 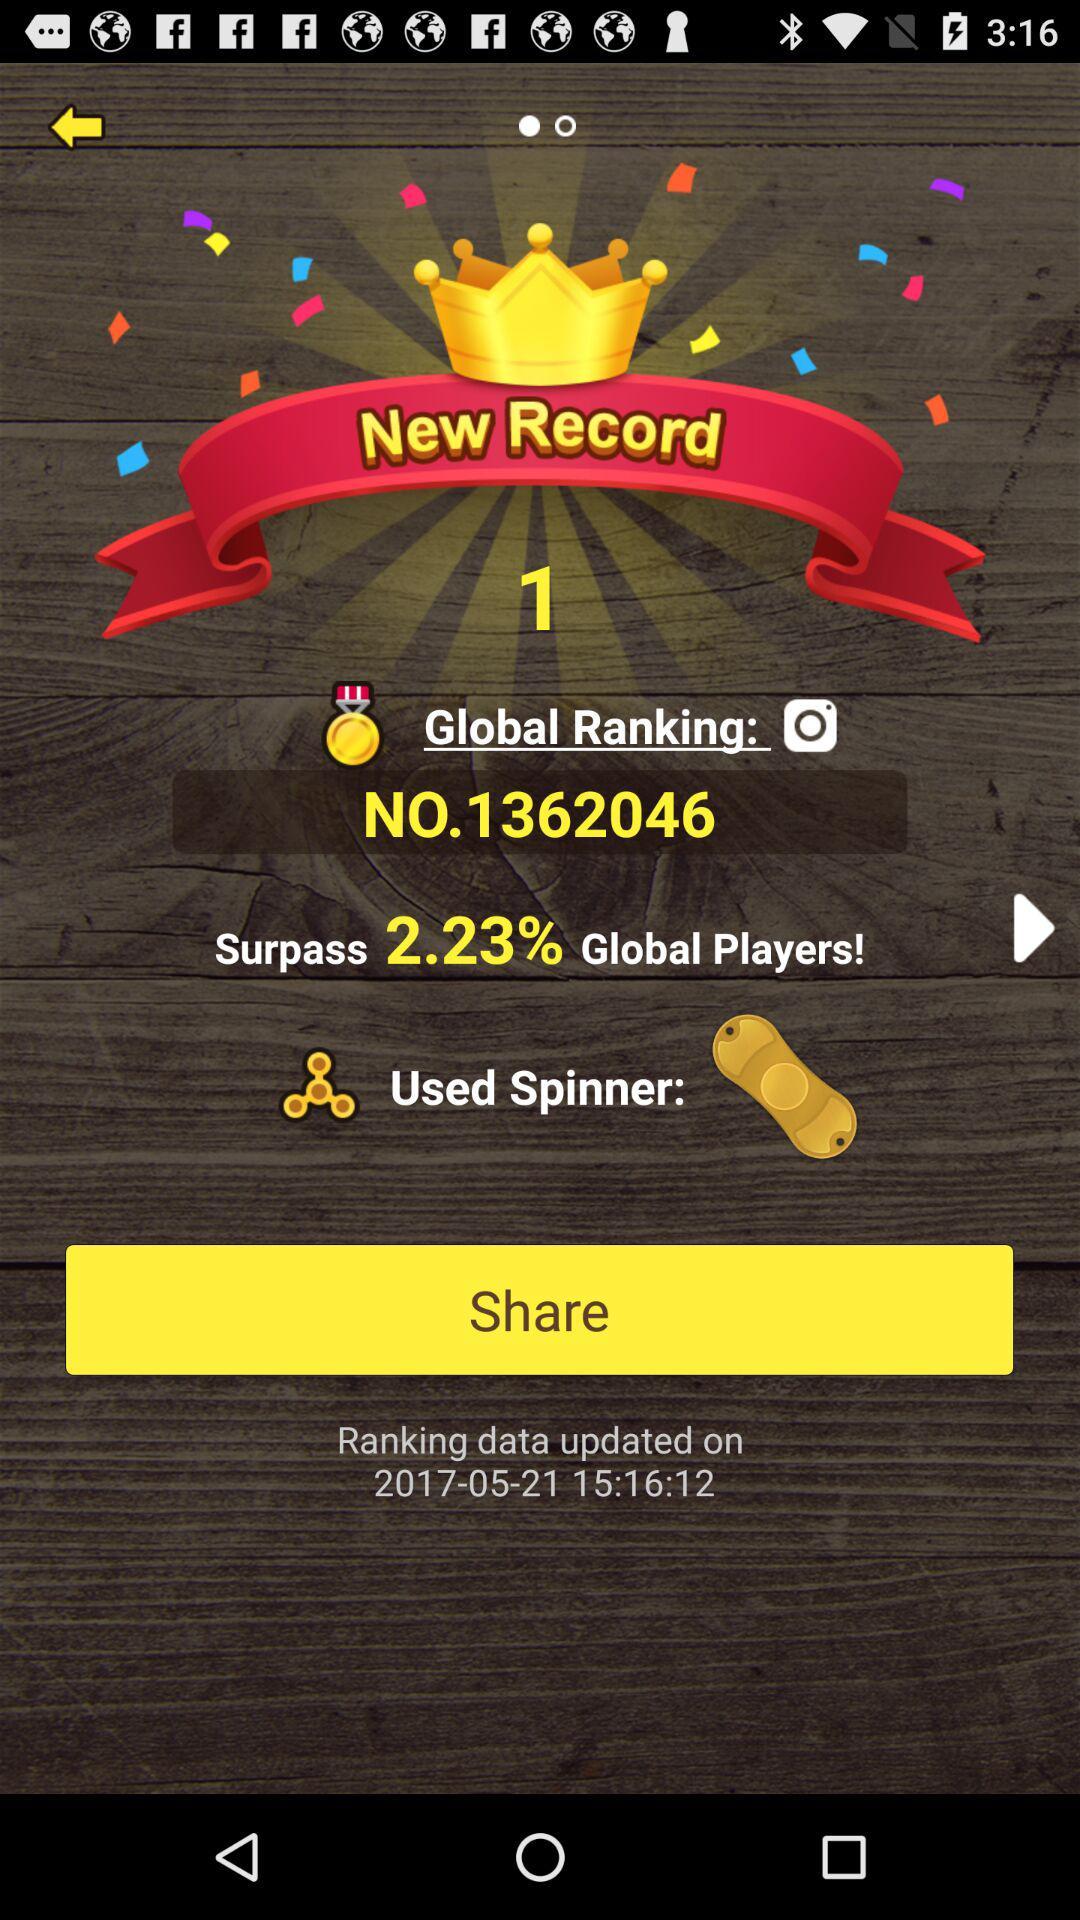 What do you see at coordinates (75, 124) in the screenshot?
I see `go back` at bounding box center [75, 124].